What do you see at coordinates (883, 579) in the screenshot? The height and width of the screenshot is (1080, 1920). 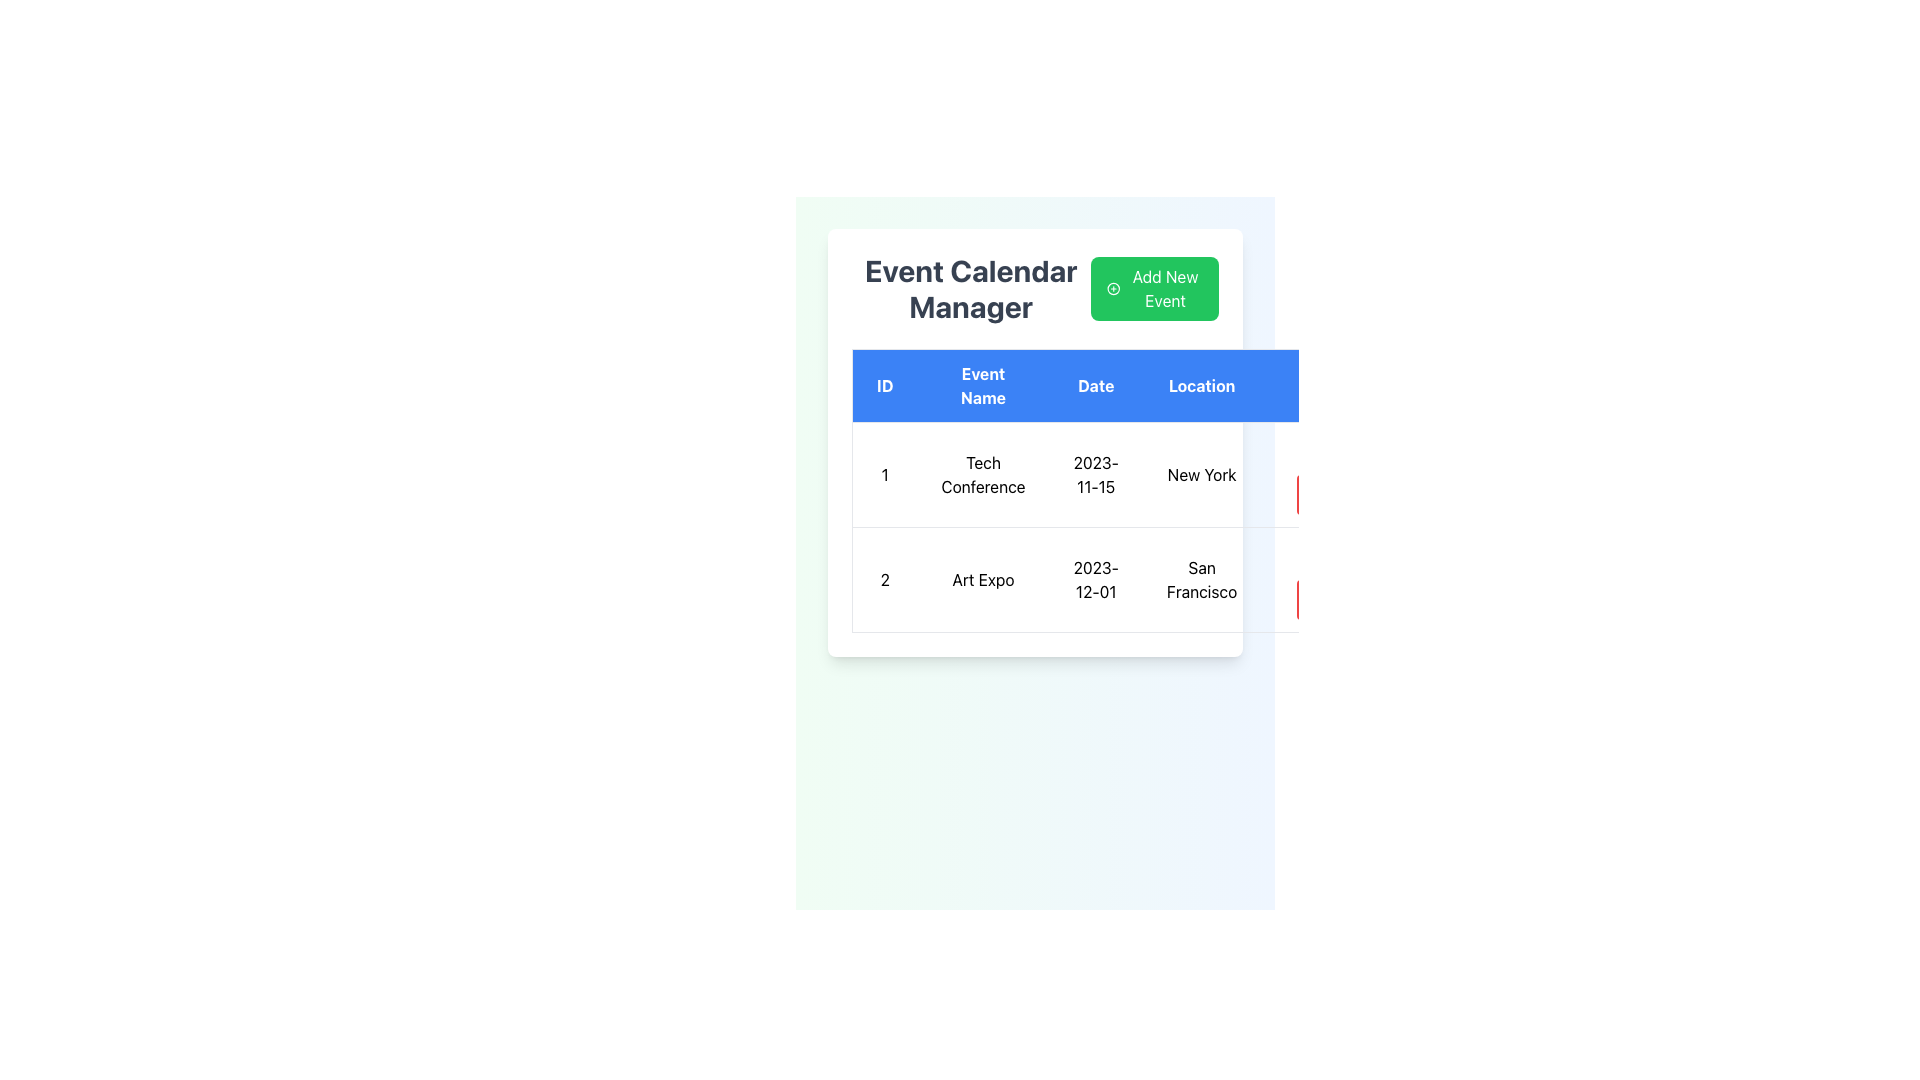 I see `the single-digit number '2' located in the second row of the table under the 'ID' column, styled in bold text` at bounding box center [883, 579].